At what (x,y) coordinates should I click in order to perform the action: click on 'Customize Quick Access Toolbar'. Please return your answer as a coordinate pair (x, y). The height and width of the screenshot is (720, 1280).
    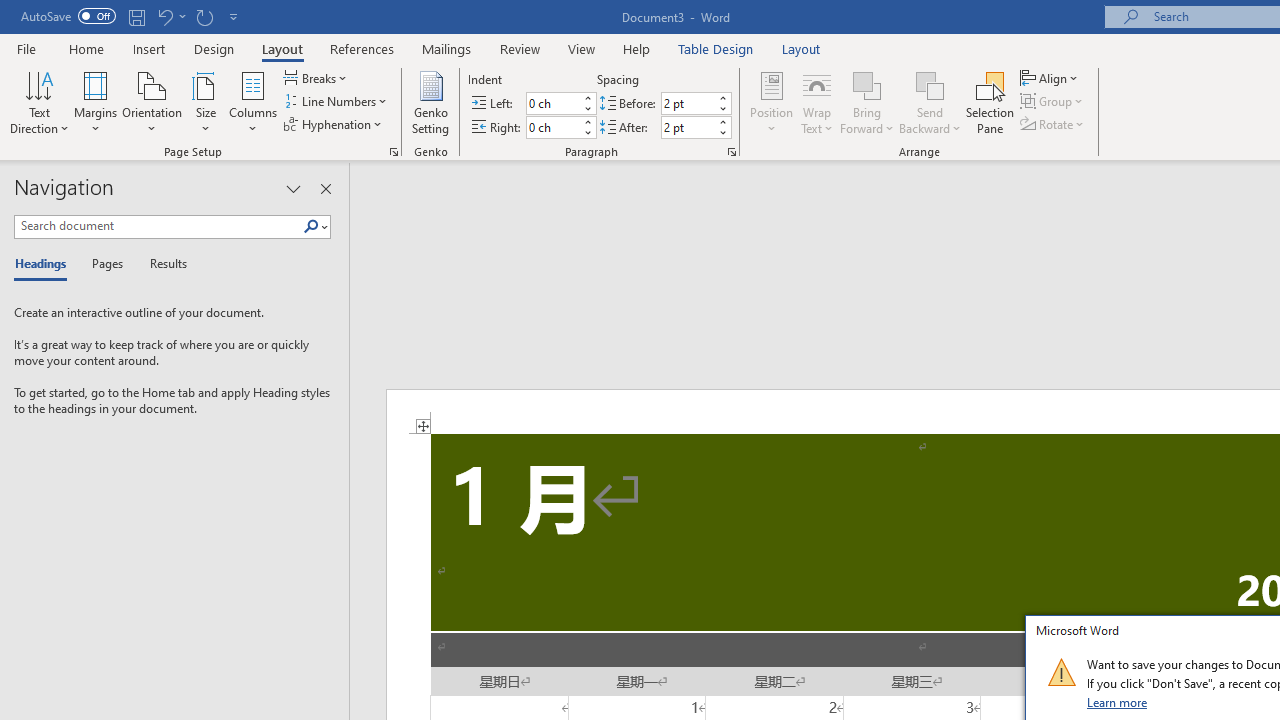
    Looking at the image, I should click on (234, 16).